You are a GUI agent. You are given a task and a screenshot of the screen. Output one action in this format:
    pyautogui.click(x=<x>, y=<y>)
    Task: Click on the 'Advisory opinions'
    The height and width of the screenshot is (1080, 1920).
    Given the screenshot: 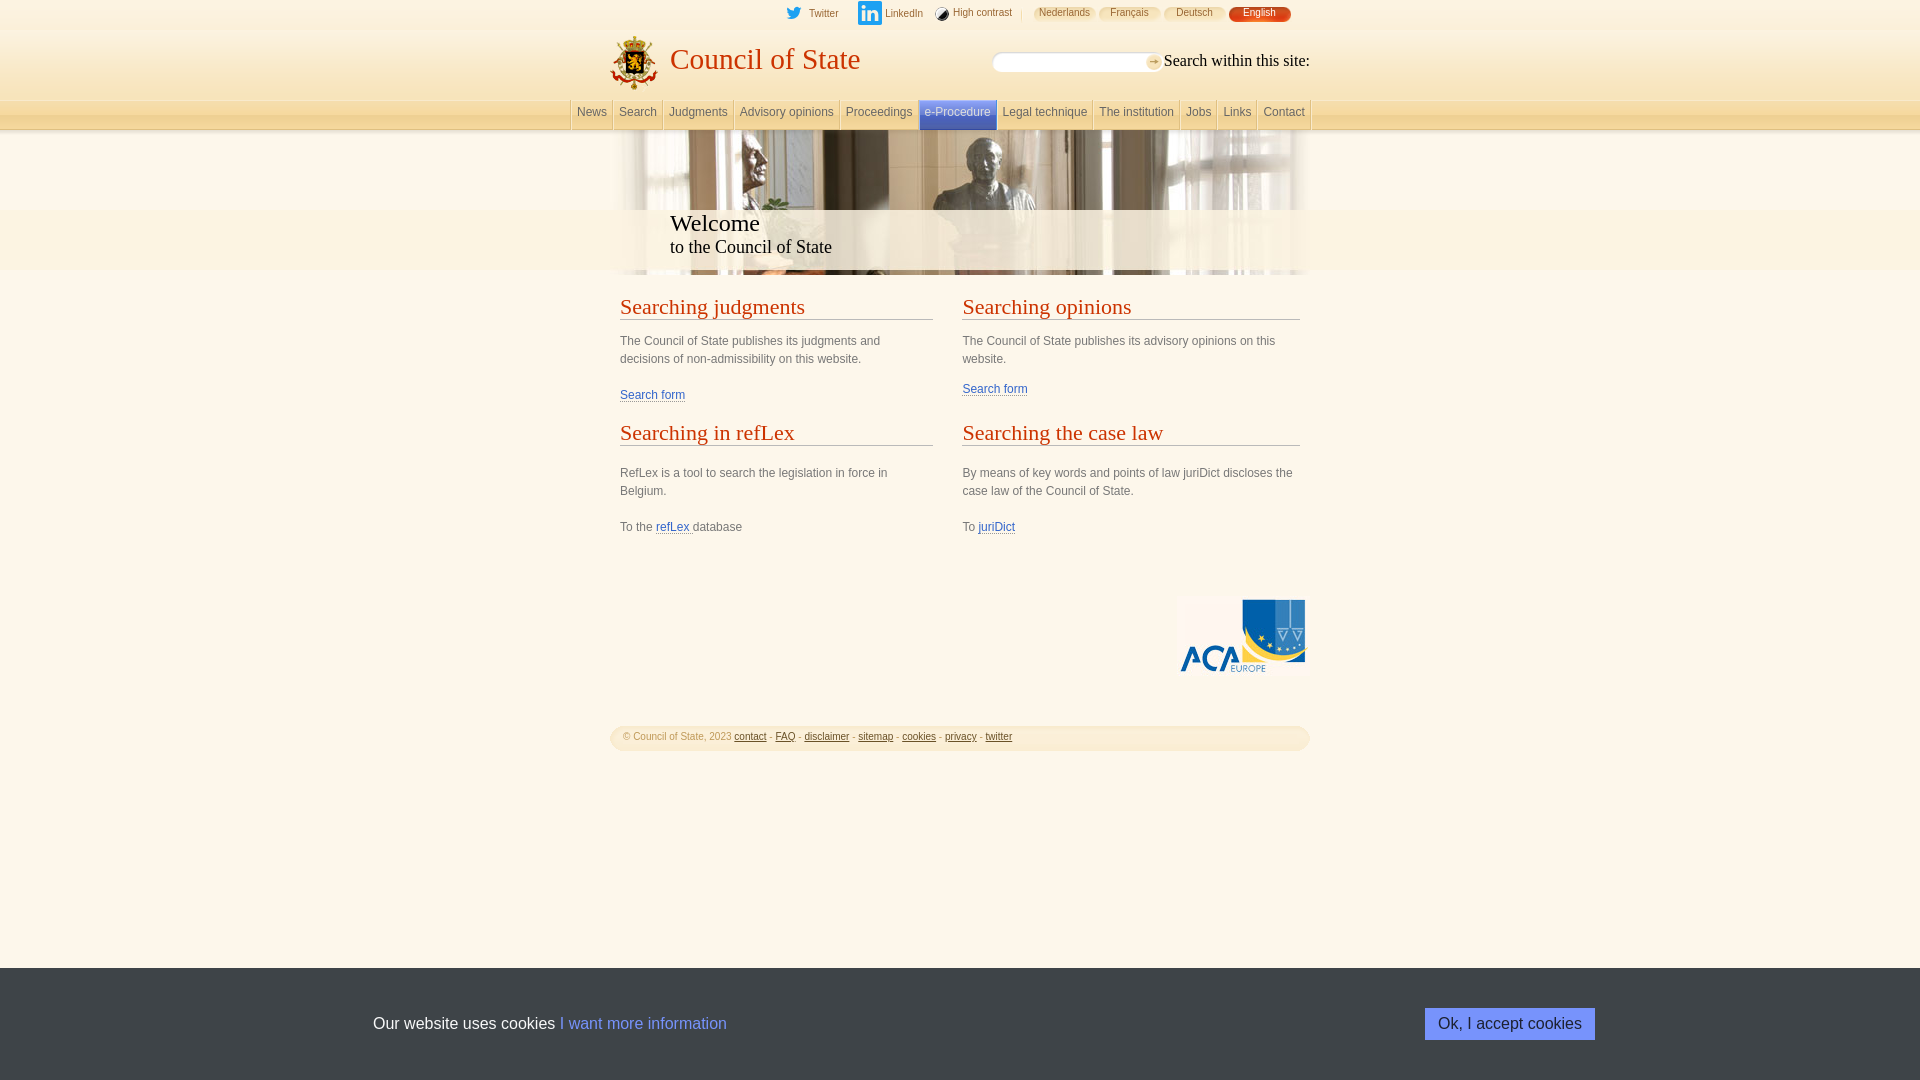 What is the action you would take?
    pyautogui.click(x=786, y=117)
    